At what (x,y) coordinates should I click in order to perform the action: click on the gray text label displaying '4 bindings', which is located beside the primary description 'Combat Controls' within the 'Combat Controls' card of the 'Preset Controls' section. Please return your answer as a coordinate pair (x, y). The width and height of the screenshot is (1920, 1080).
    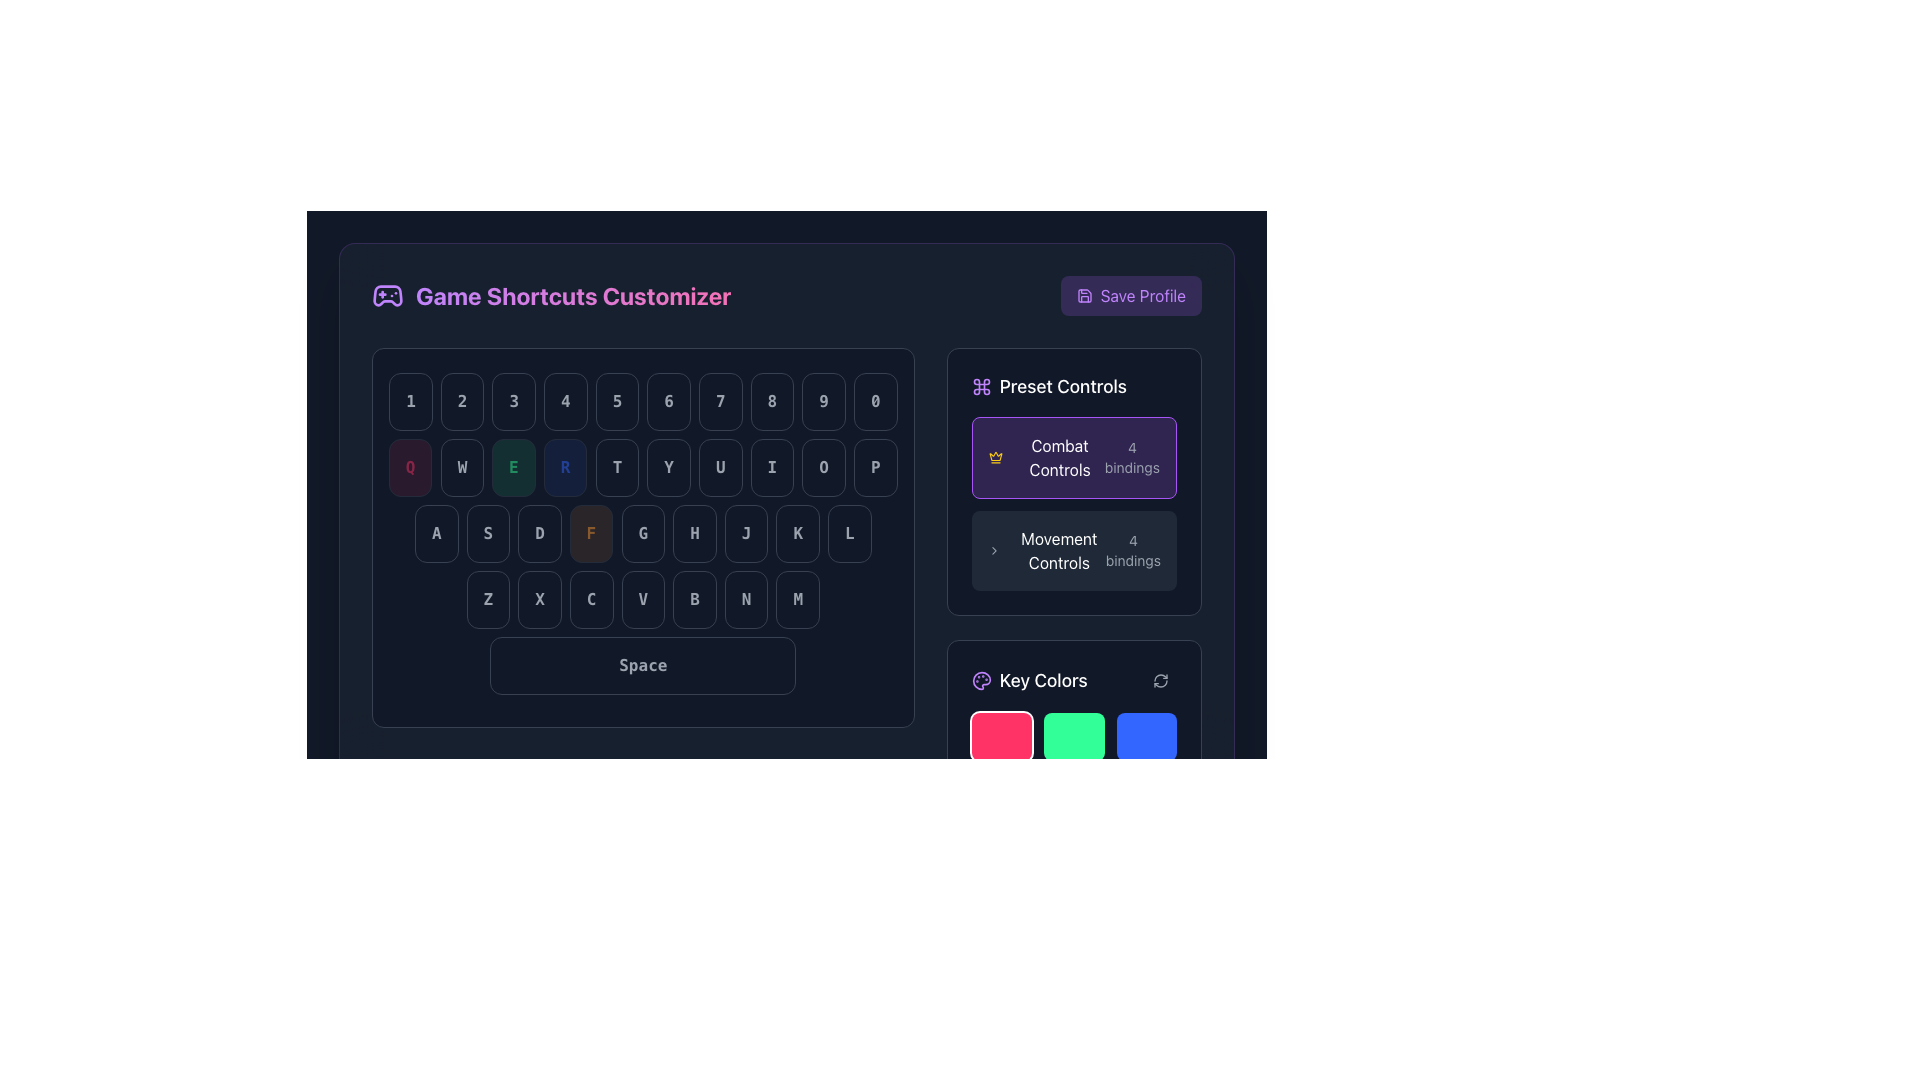
    Looking at the image, I should click on (1132, 458).